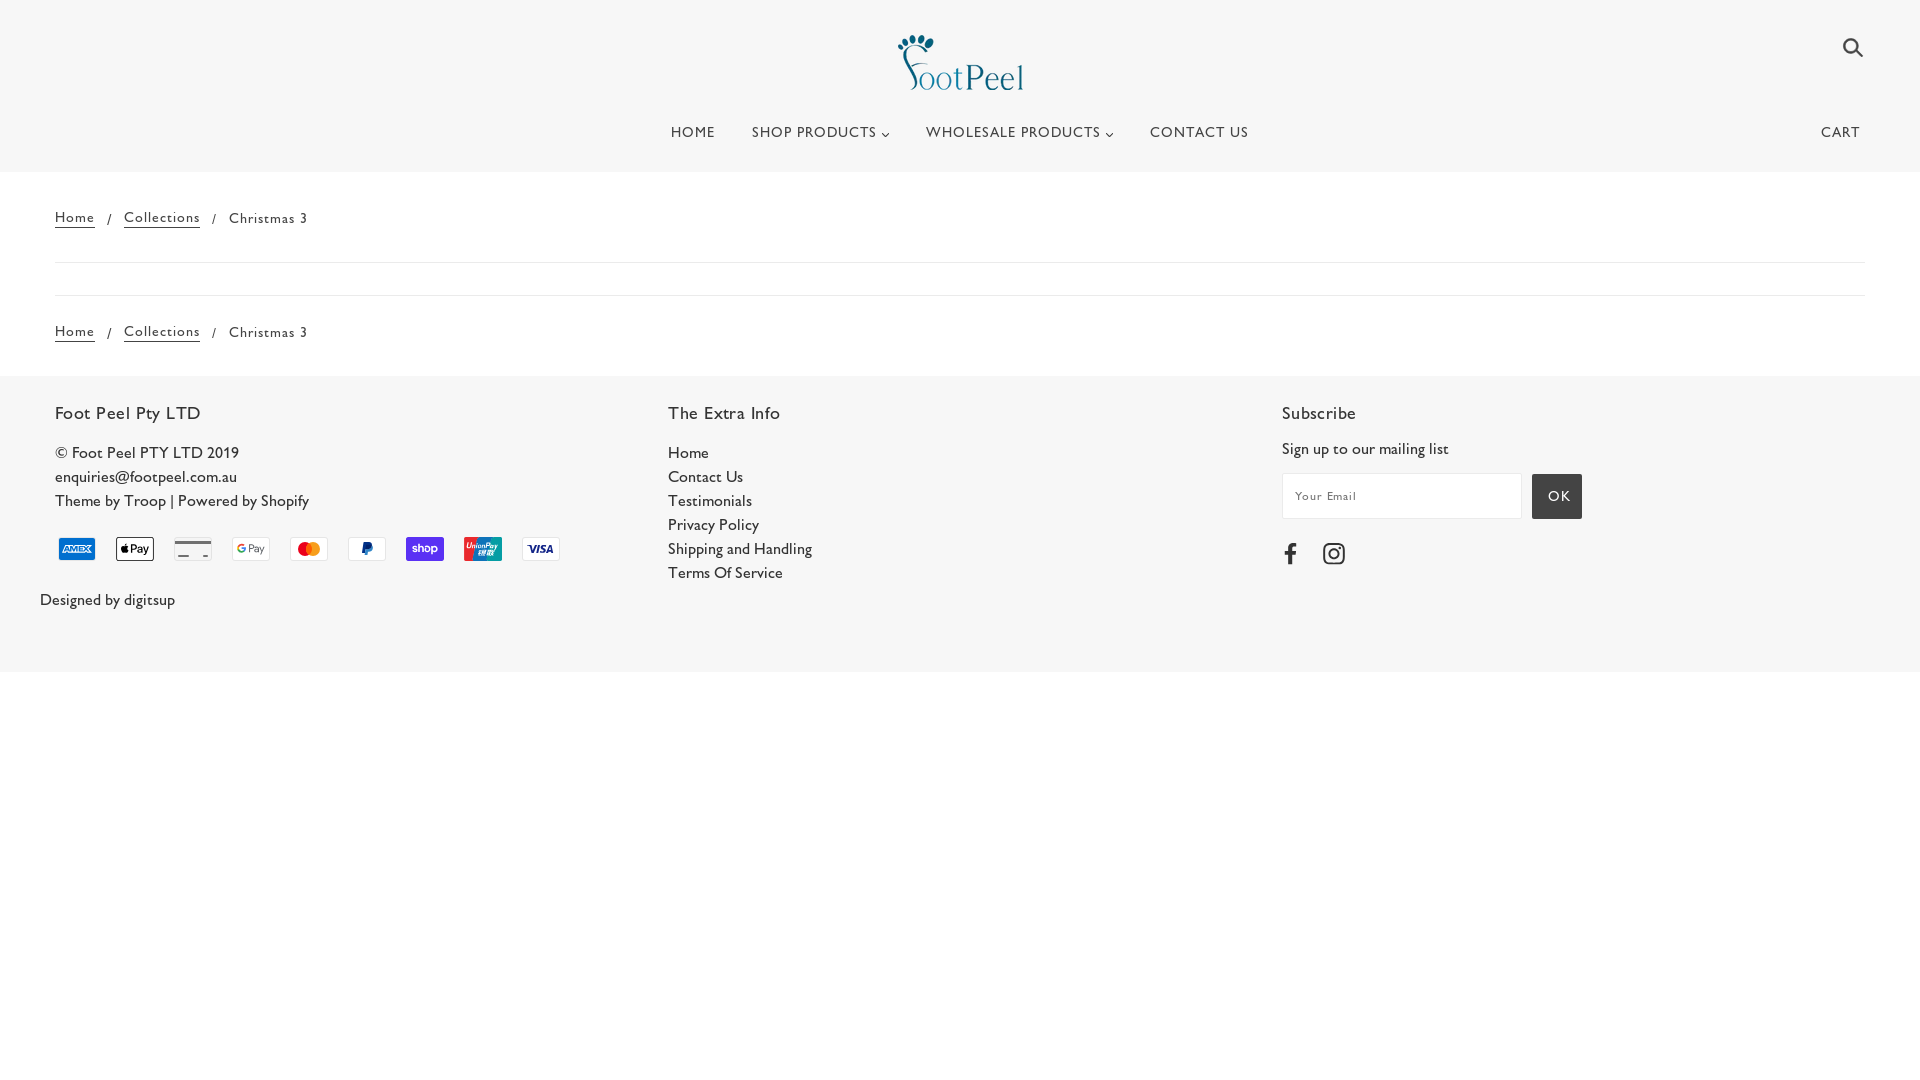 Image resolution: width=1920 pixels, height=1080 pixels. What do you see at coordinates (1019, 140) in the screenshot?
I see `'WHOLESALE PRODUCTS'` at bounding box center [1019, 140].